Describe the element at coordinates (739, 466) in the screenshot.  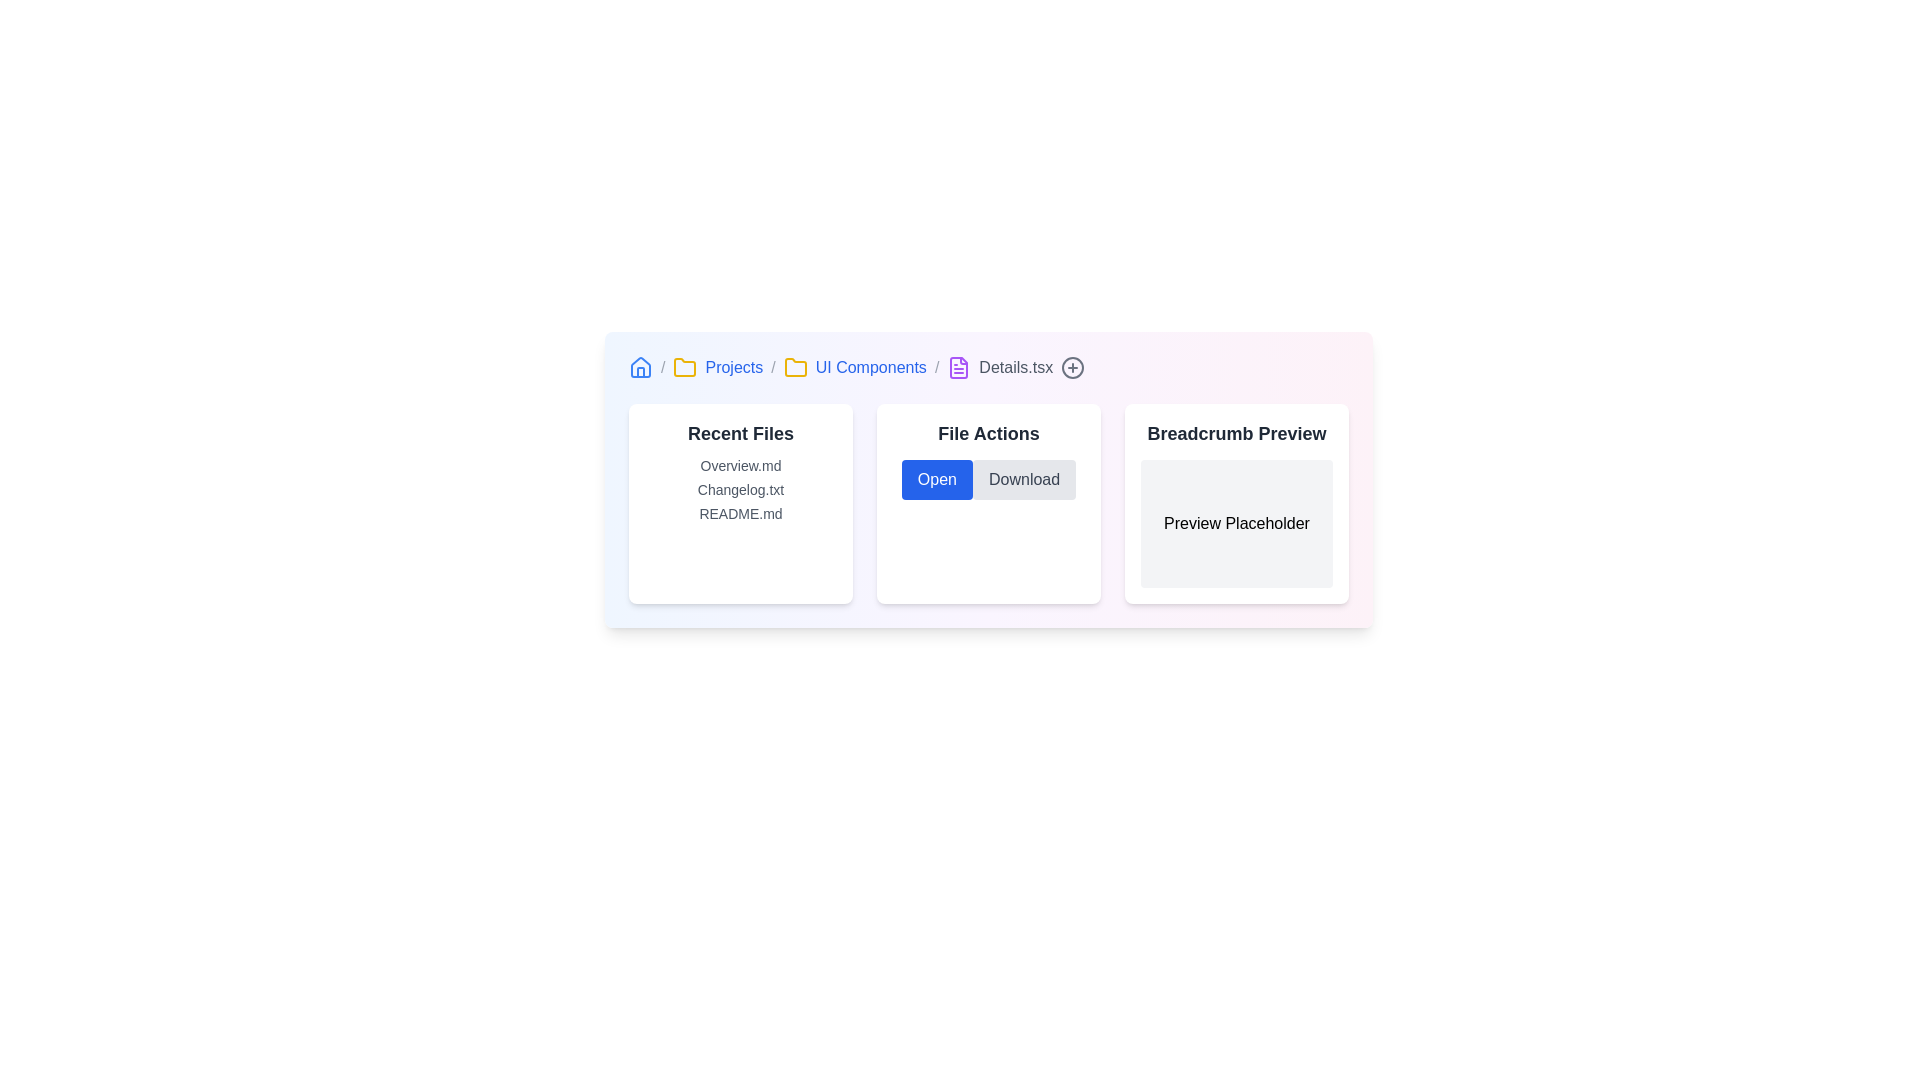
I see `the text label displaying 'Overview.md' in grey color within the 'Recent Files' section` at that location.